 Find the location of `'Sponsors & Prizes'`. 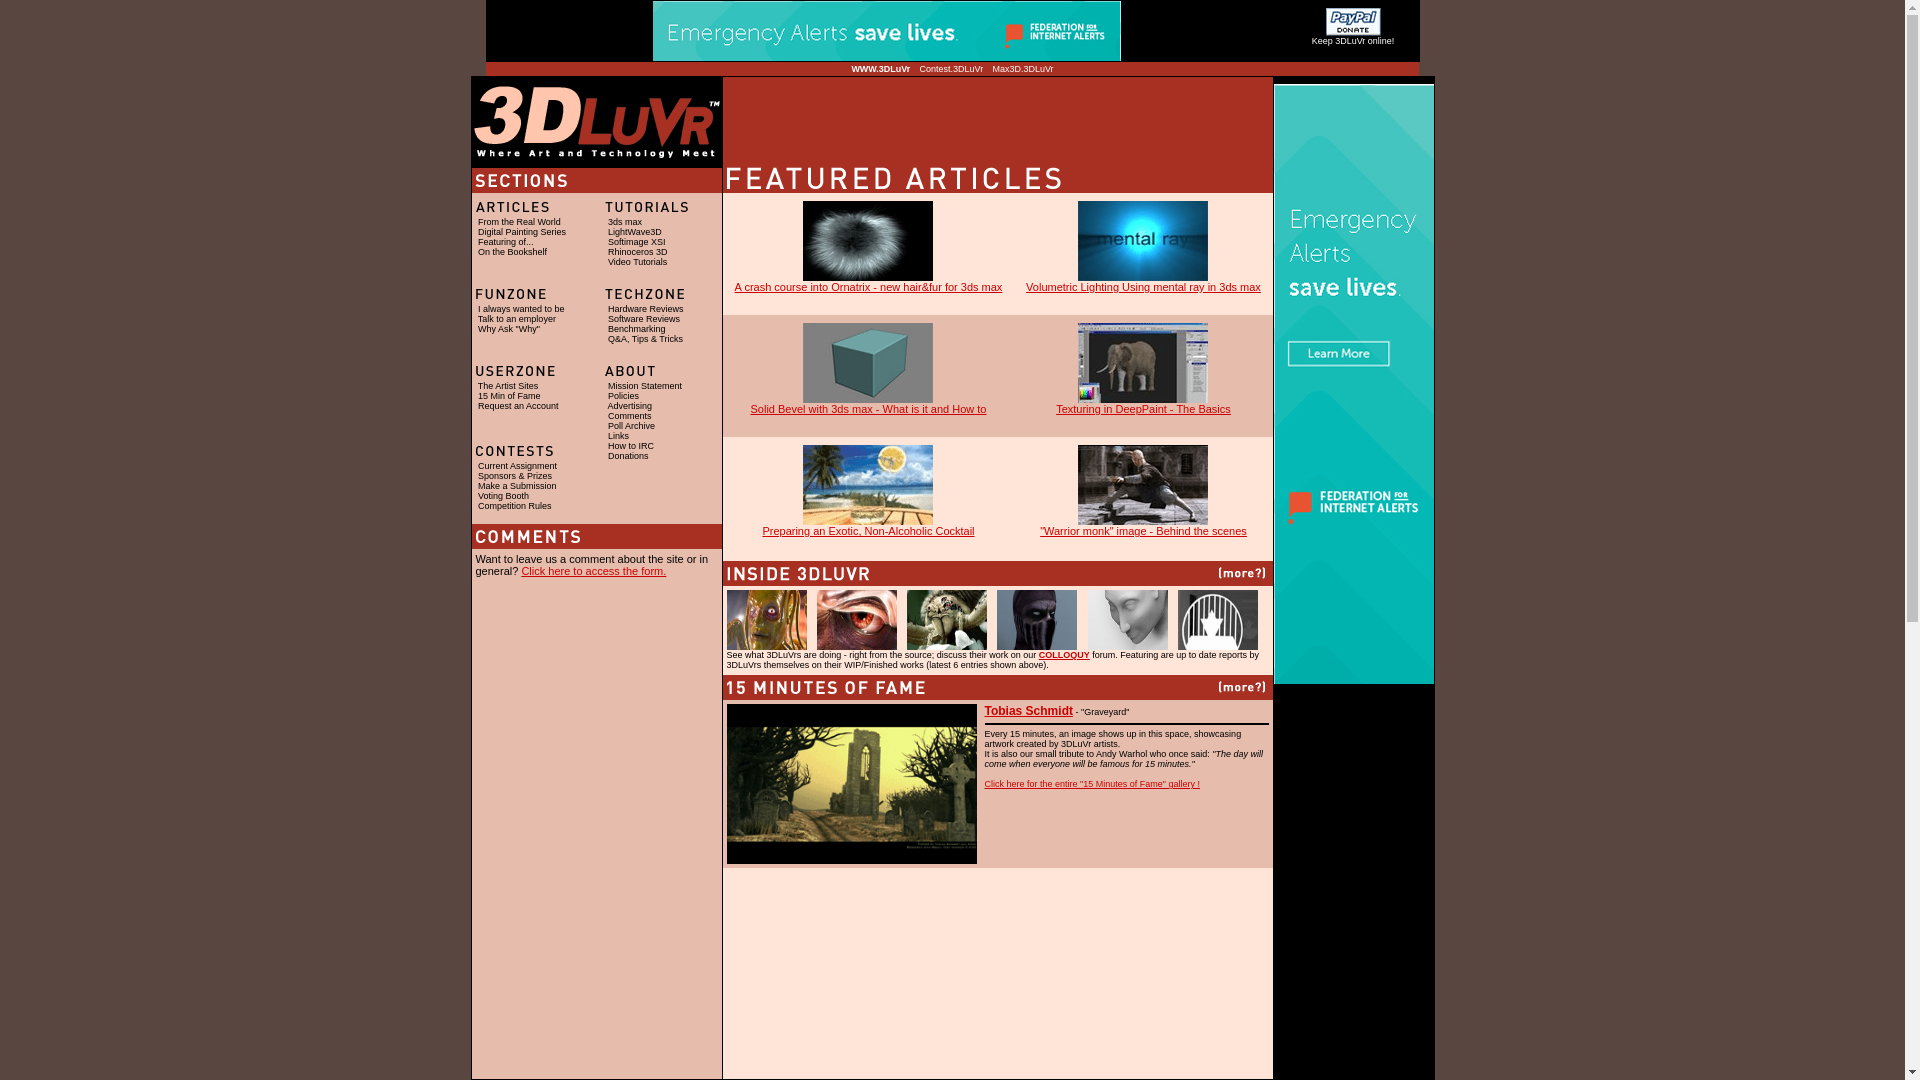

'Sponsors & Prizes' is located at coordinates (514, 475).